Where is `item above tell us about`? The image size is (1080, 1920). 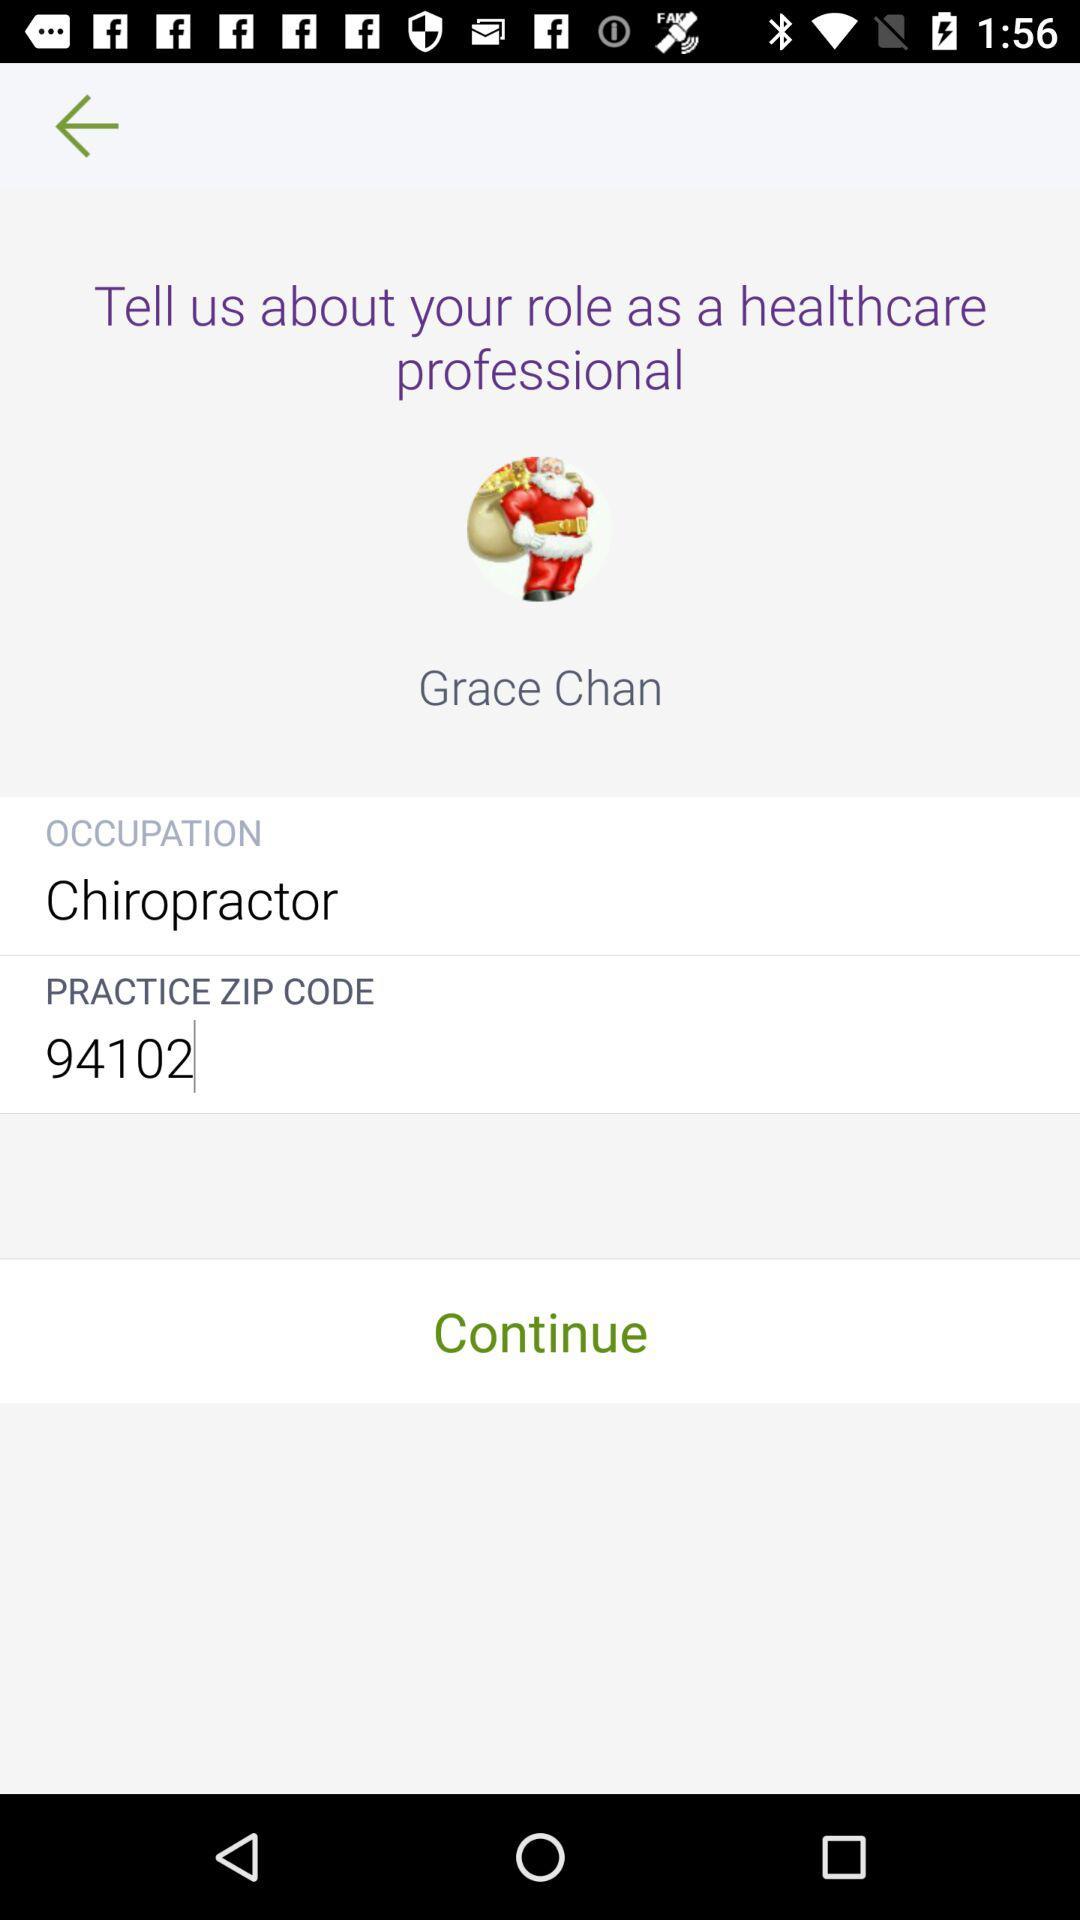
item above tell us about is located at coordinates (72, 124).